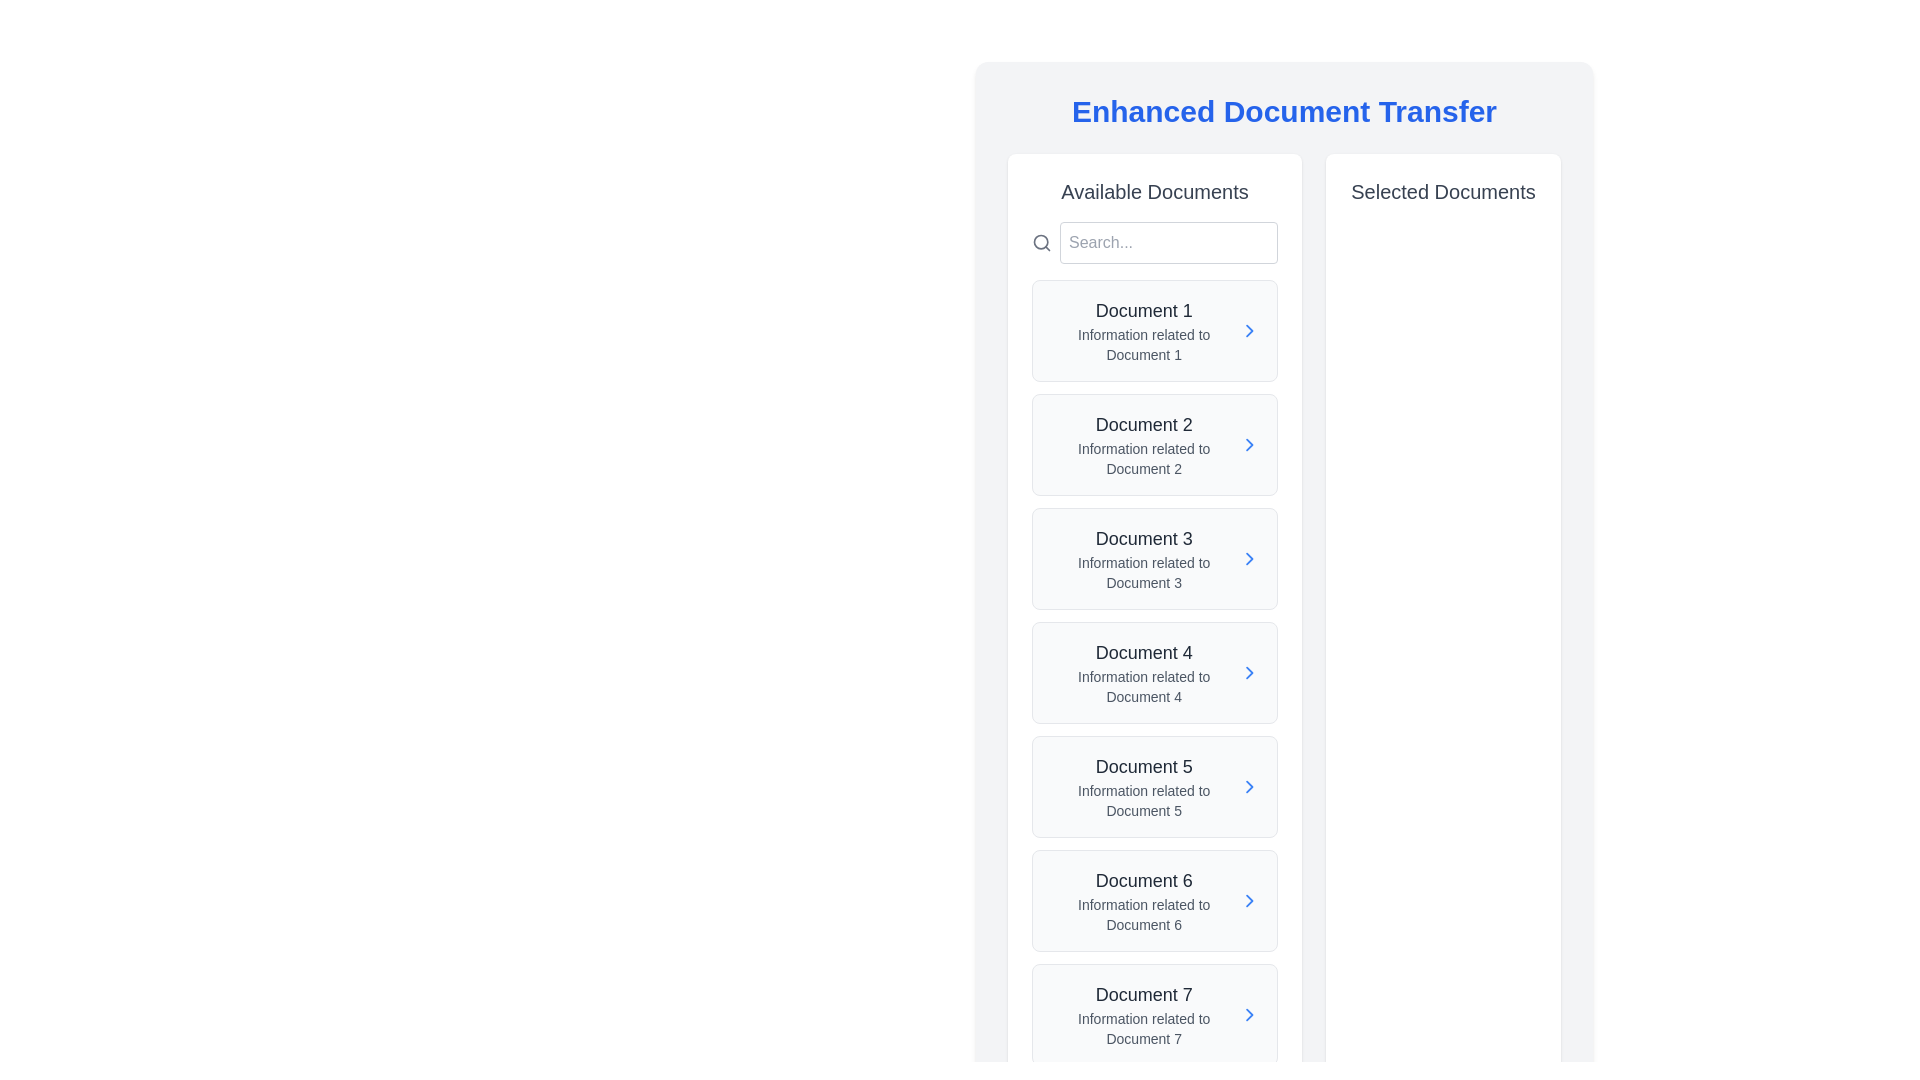 The height and width of the screenshot is (1080, 1920). Describe the element at coordinates (1144, 343) in the screenshot. I see `the static text label that provides additional details about 'Document 1', located directly beneath the heading 'Document 1' in the 'Available Documents' list` at that location.